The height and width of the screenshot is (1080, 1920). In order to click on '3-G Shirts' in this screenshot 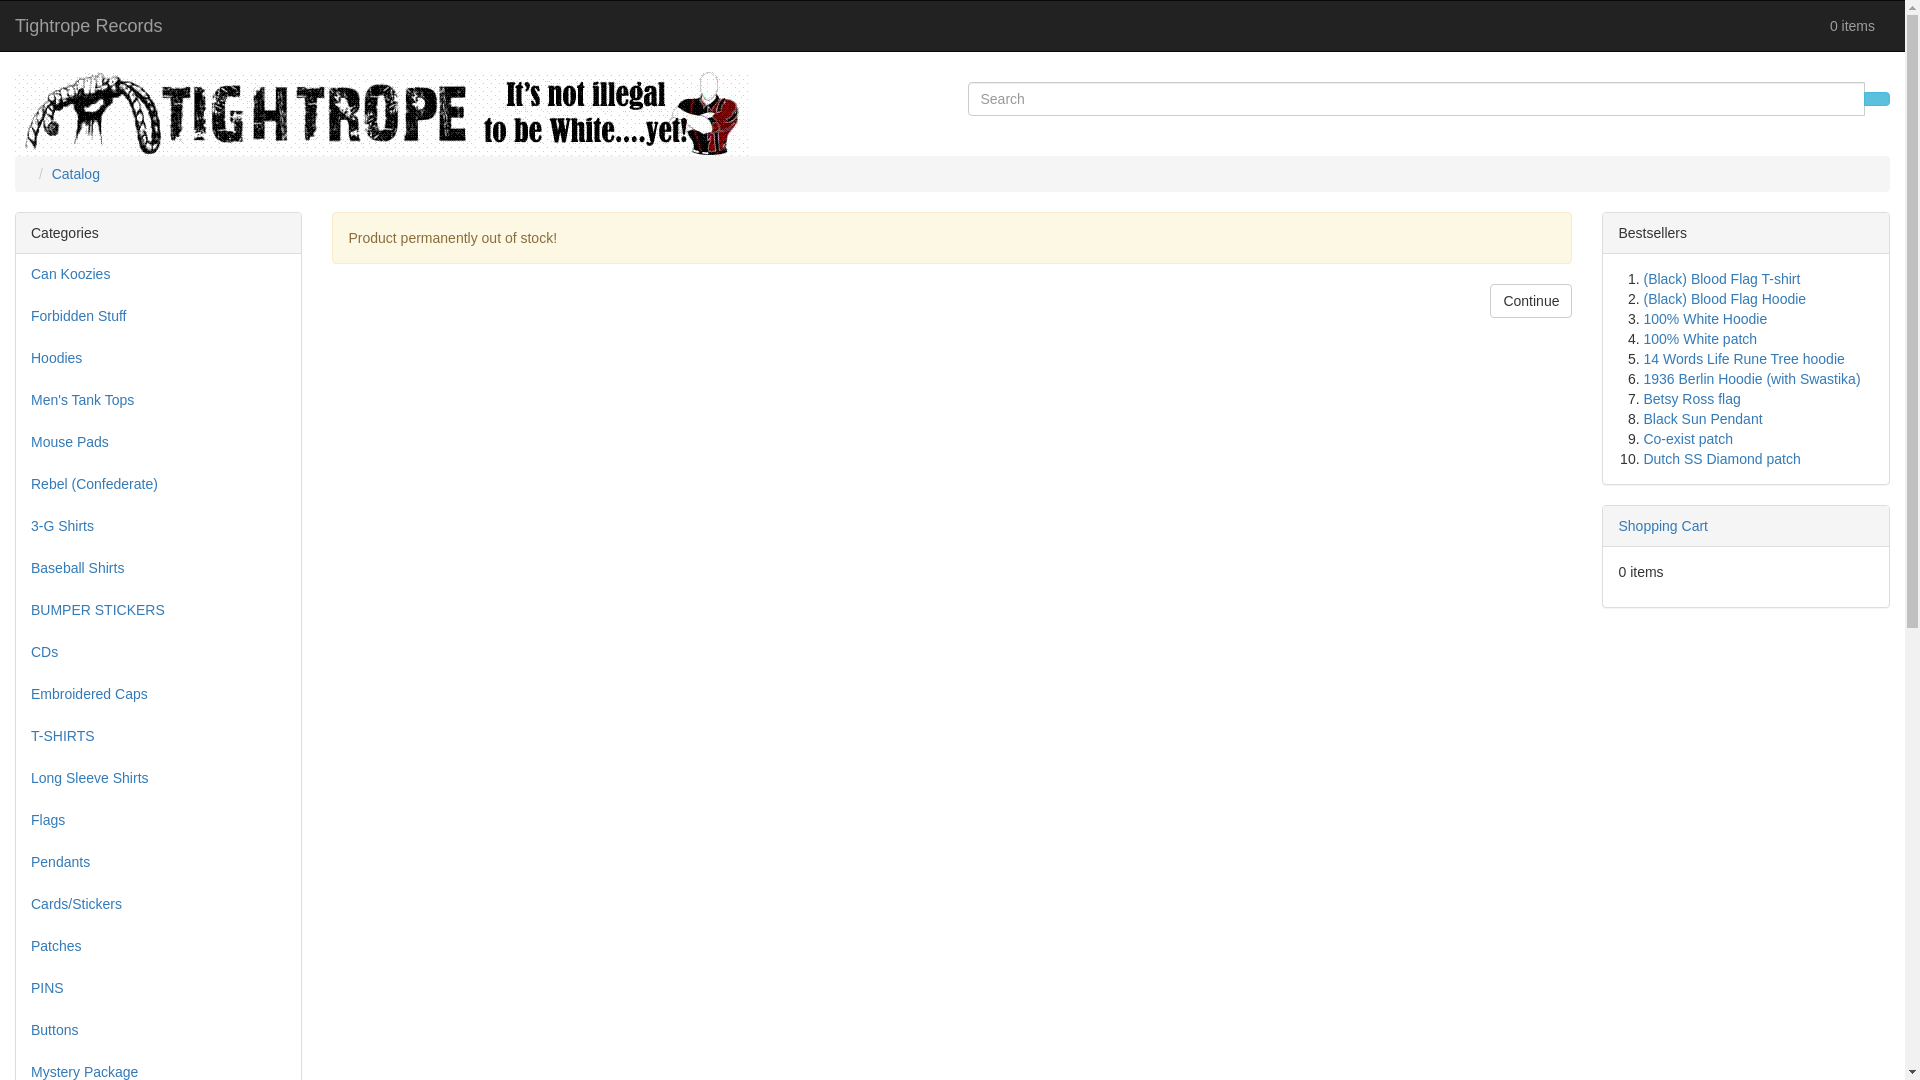, I will do `click(157, 524)`.